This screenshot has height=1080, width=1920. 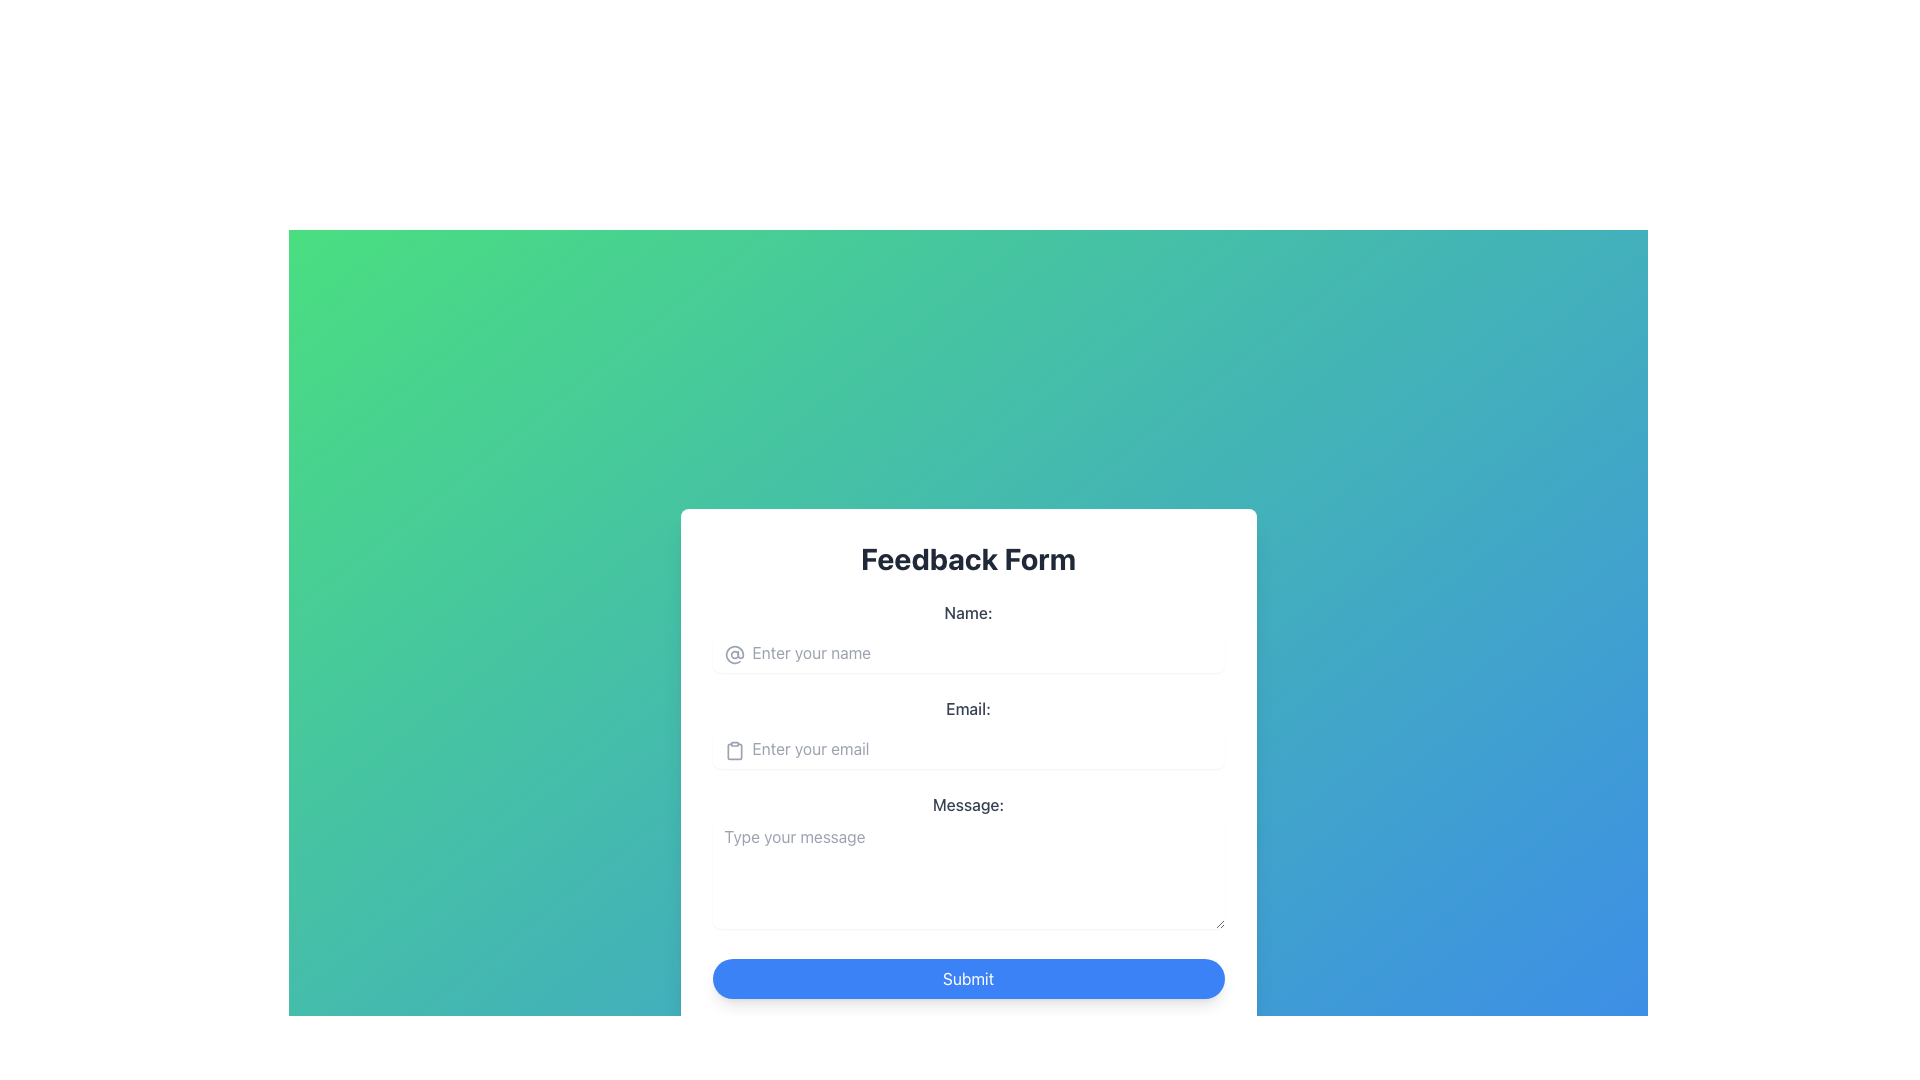 What do you see at coordinates (968, 612) in the screenshot?
I see `the label indicating the input field for entering the user's name in the feedback form, located directly under the heading 'Feedback Form'` at bounding box center [968, 612].